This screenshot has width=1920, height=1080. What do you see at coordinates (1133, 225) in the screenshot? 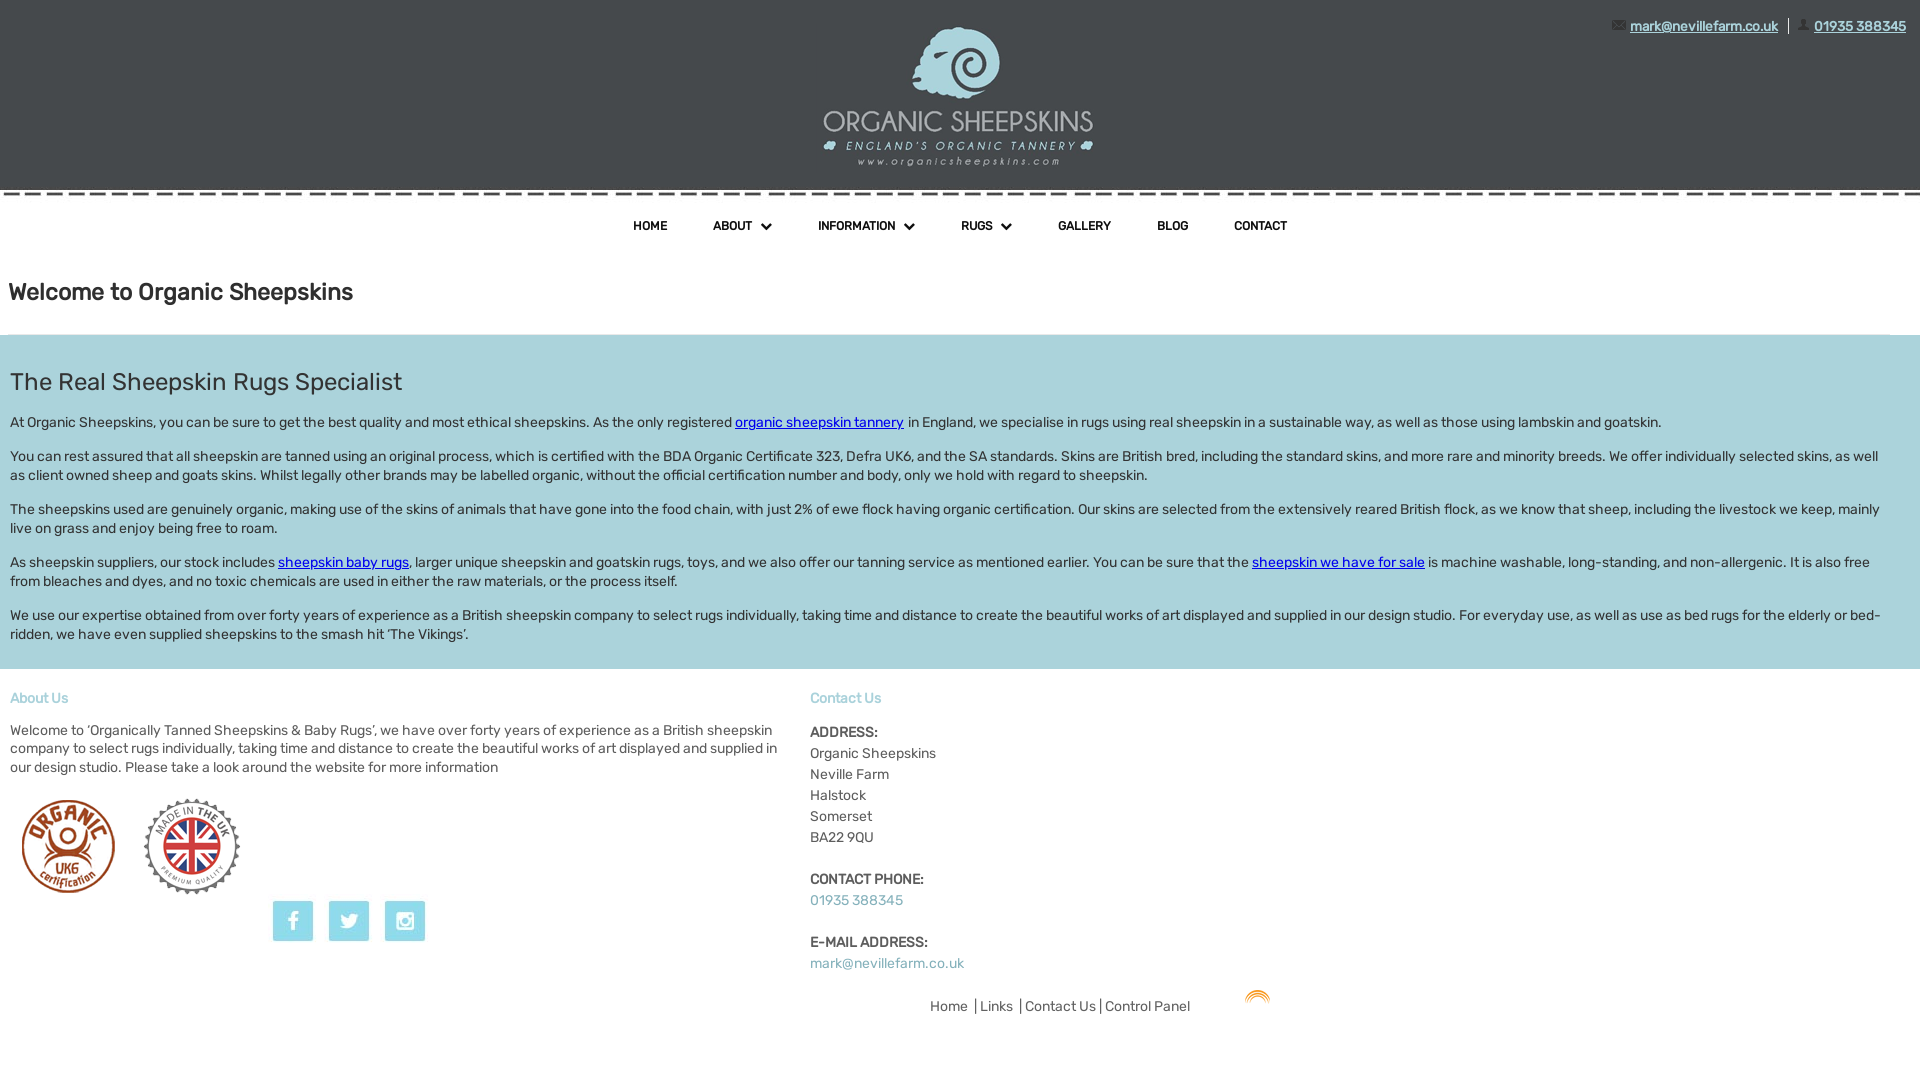
I see `'BLOG'` at bounding box center [1133, 225].